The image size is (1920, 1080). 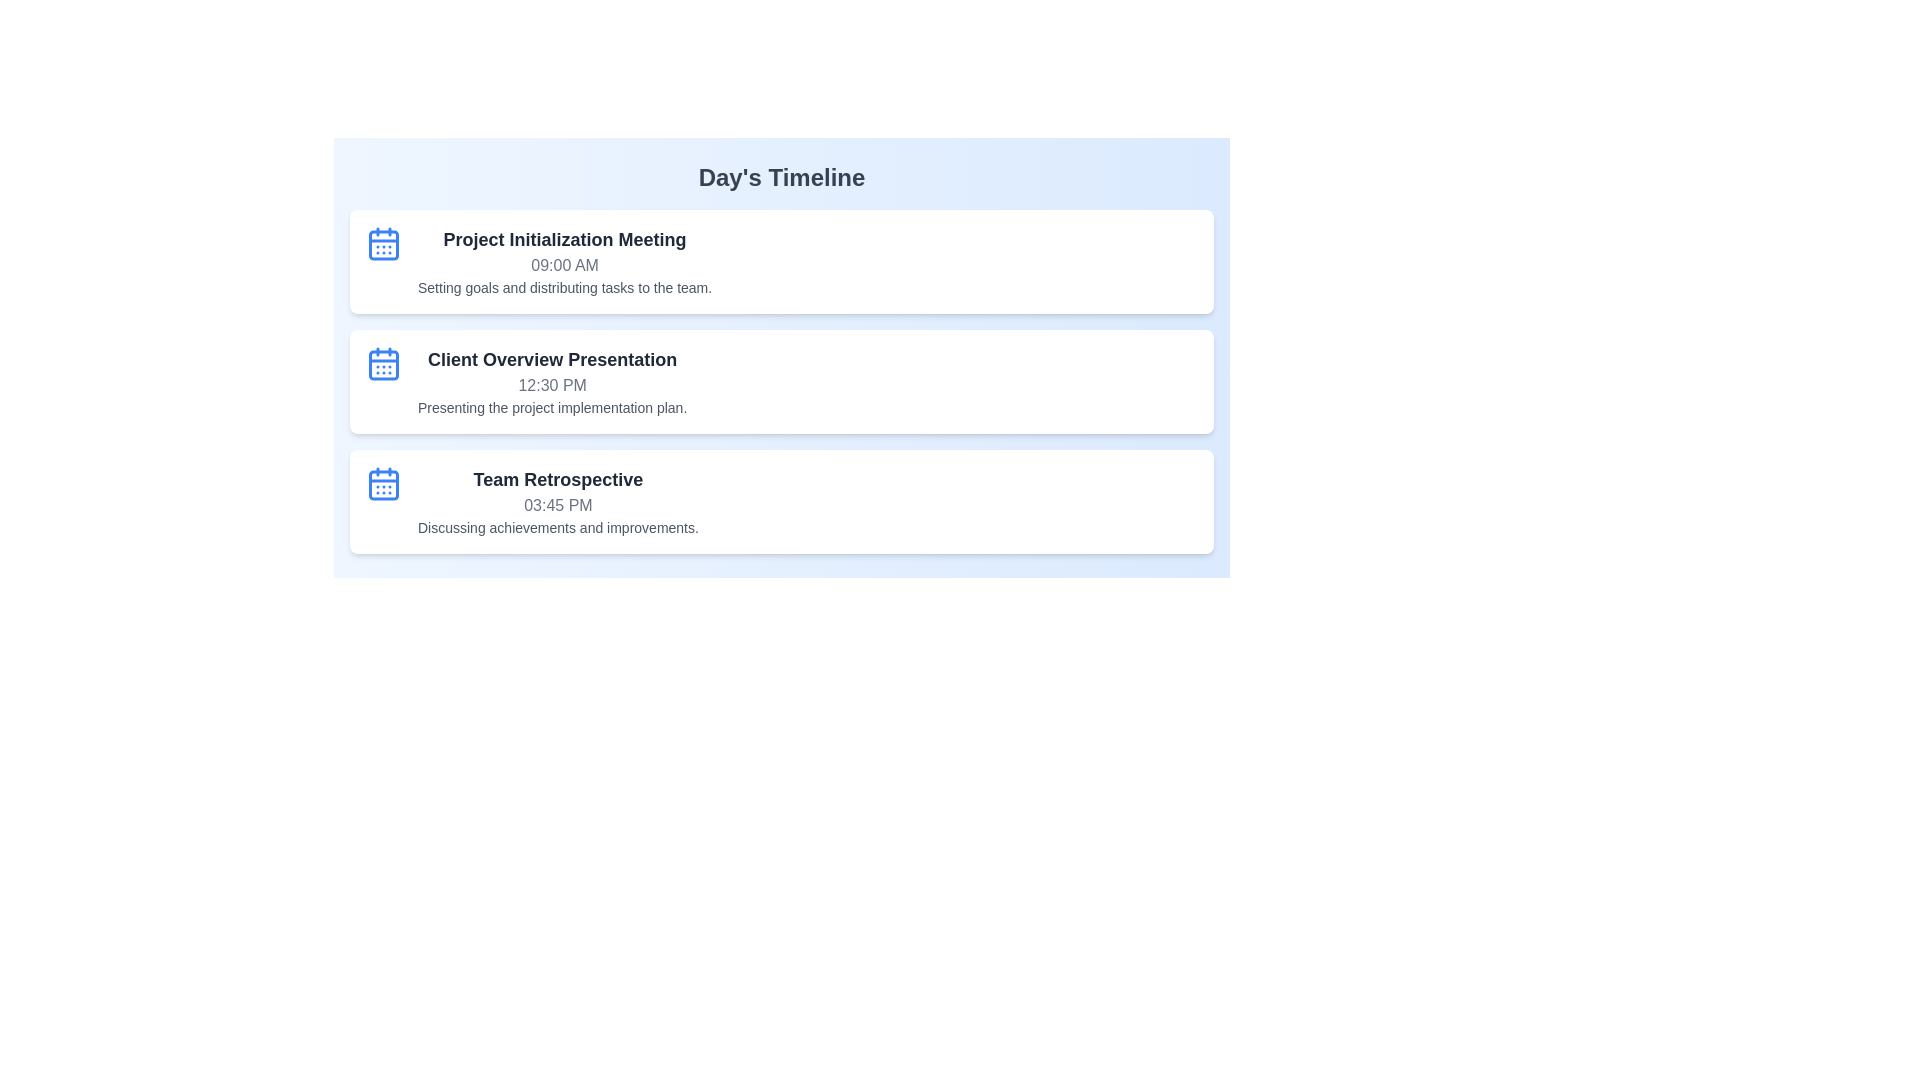 What do you see at coordinates (384, 244) in the screenshot?
I see `the SVG graphical element representing the calendar icon to the left of the text 'Project Initialization Meeting'` at bounding box center [384, 244].